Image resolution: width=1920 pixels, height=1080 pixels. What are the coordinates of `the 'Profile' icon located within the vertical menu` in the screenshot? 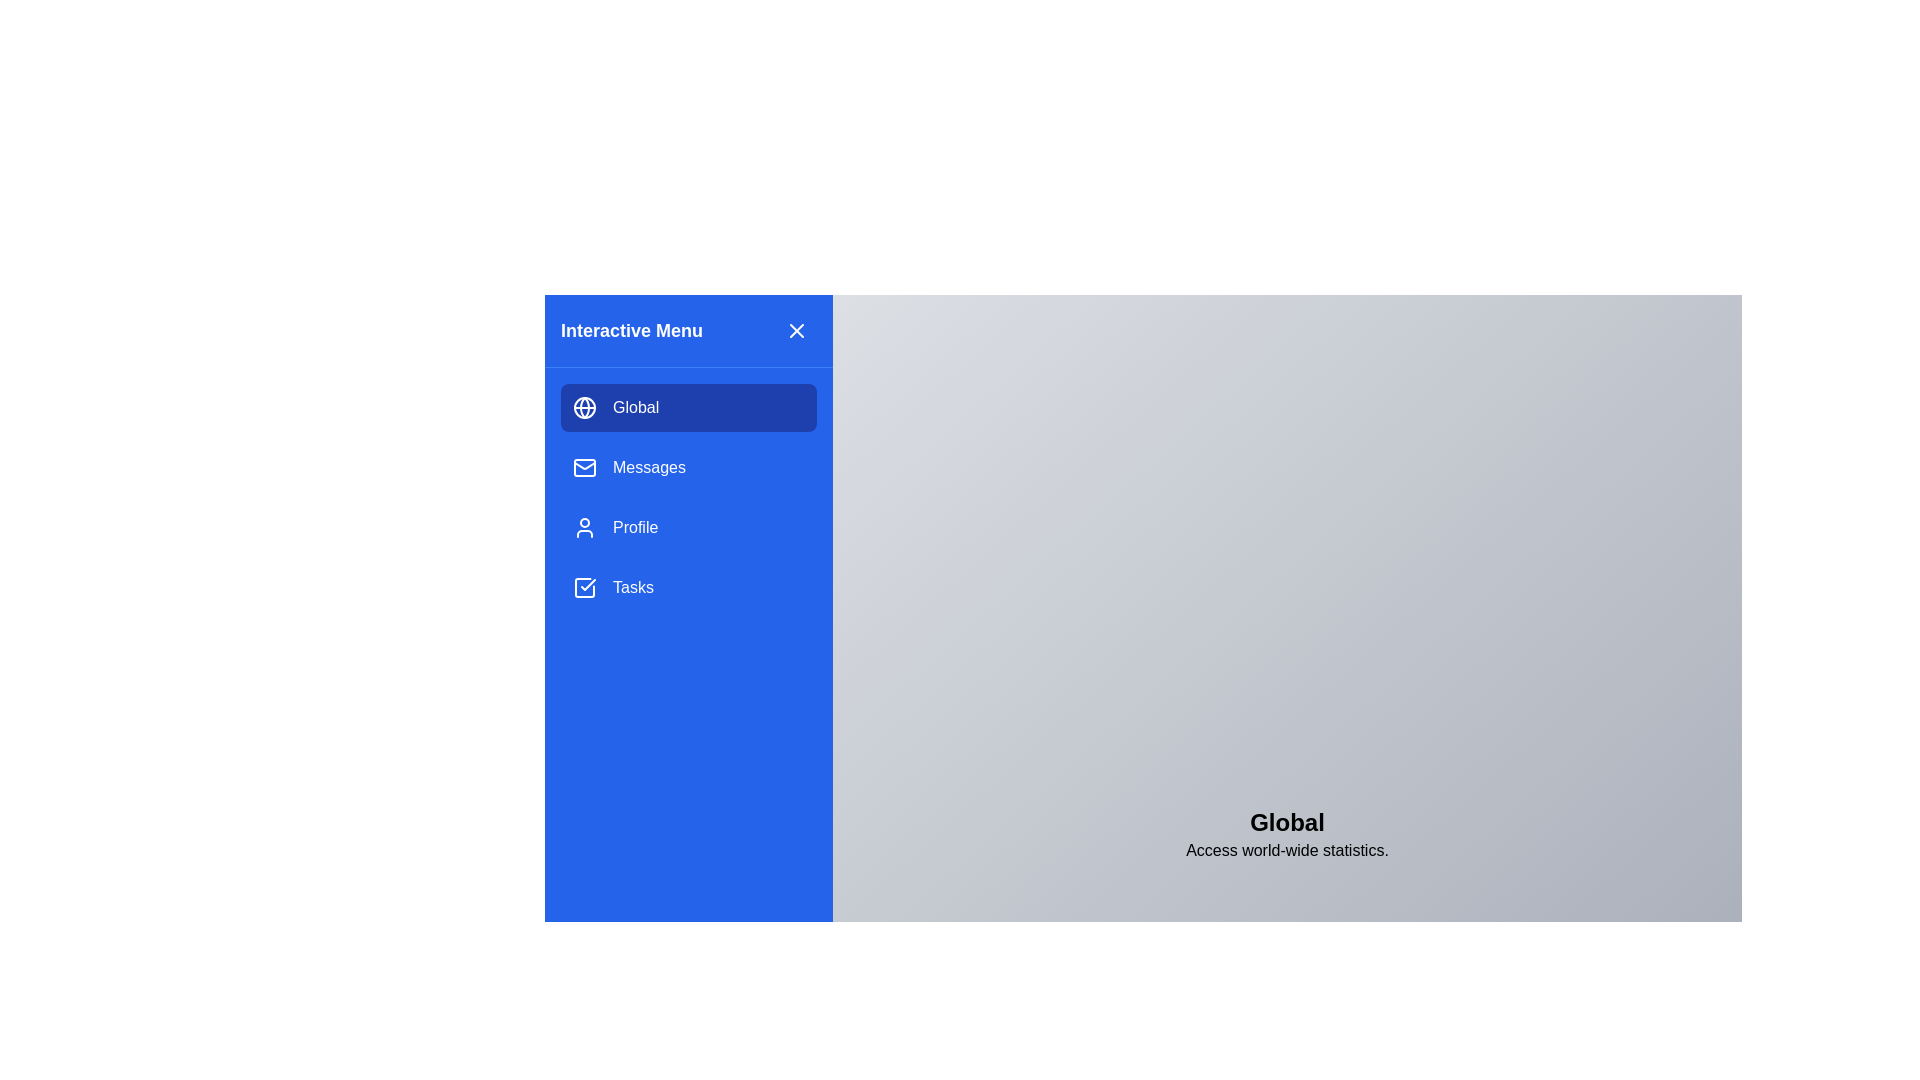 It's located at (584, 527).